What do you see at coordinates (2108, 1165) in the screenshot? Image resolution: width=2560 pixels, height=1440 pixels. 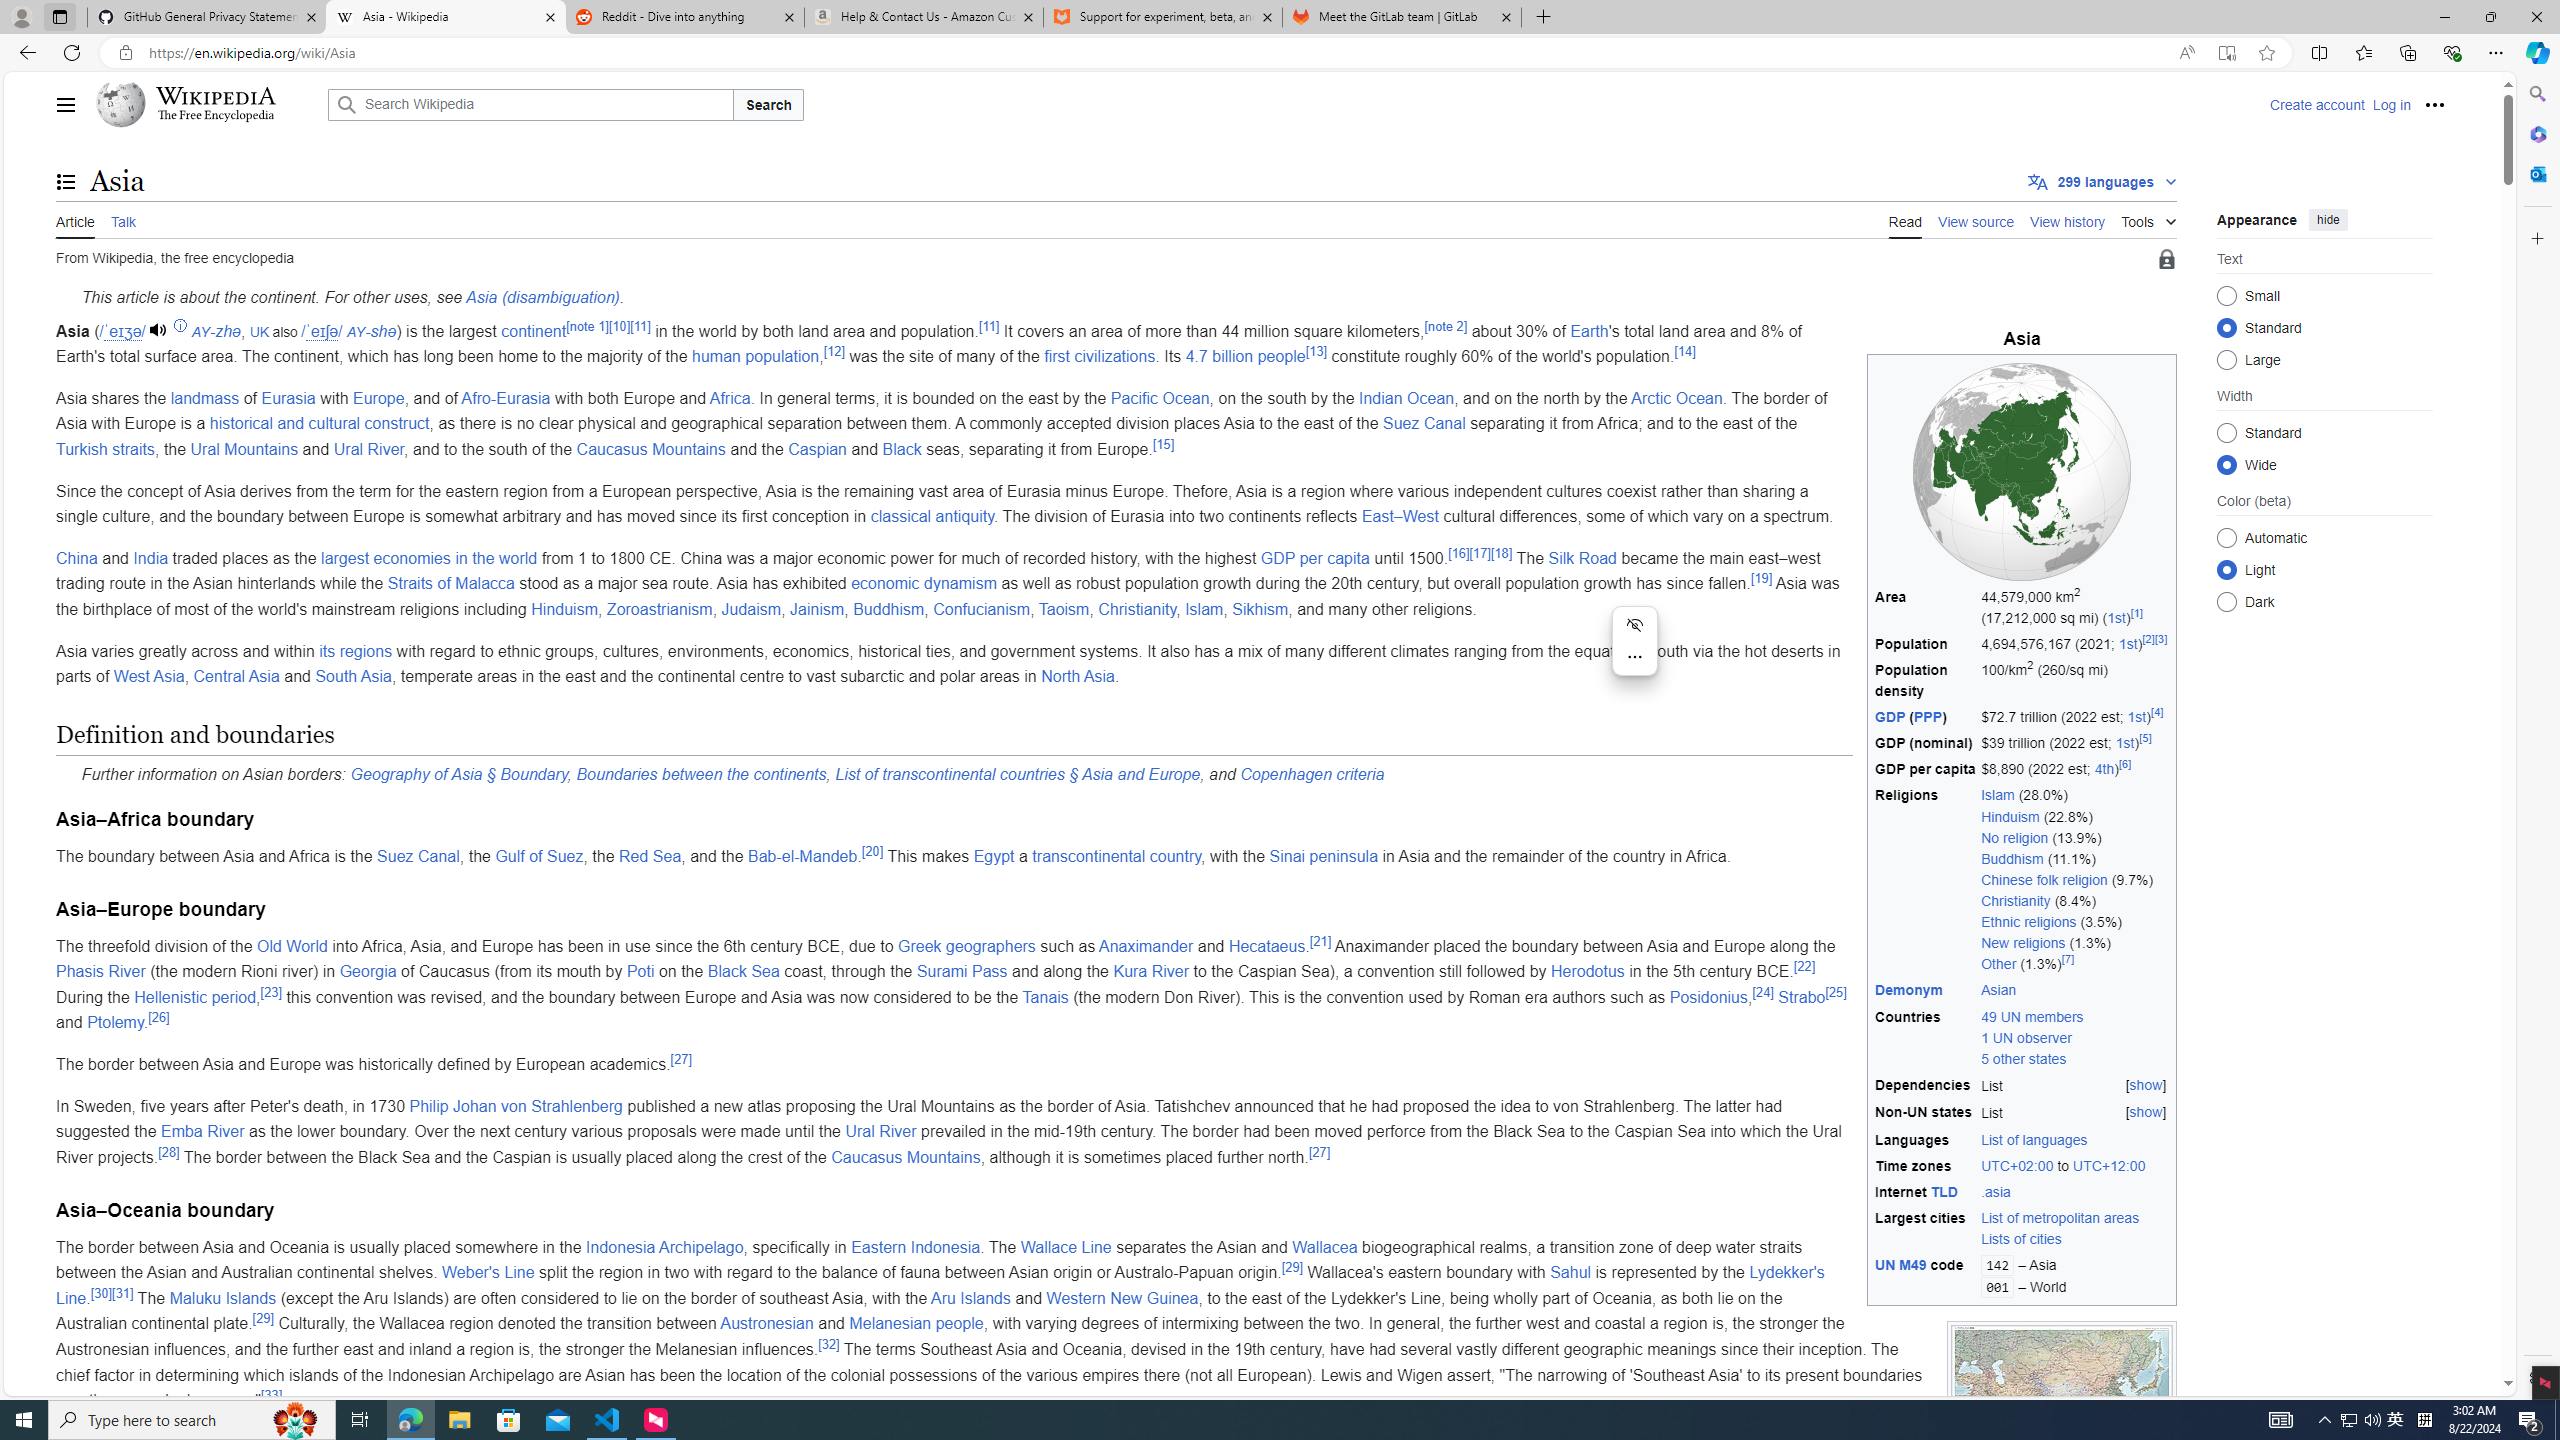 I see `'UTC+12:00'` at bounding box center [2108, 1165].